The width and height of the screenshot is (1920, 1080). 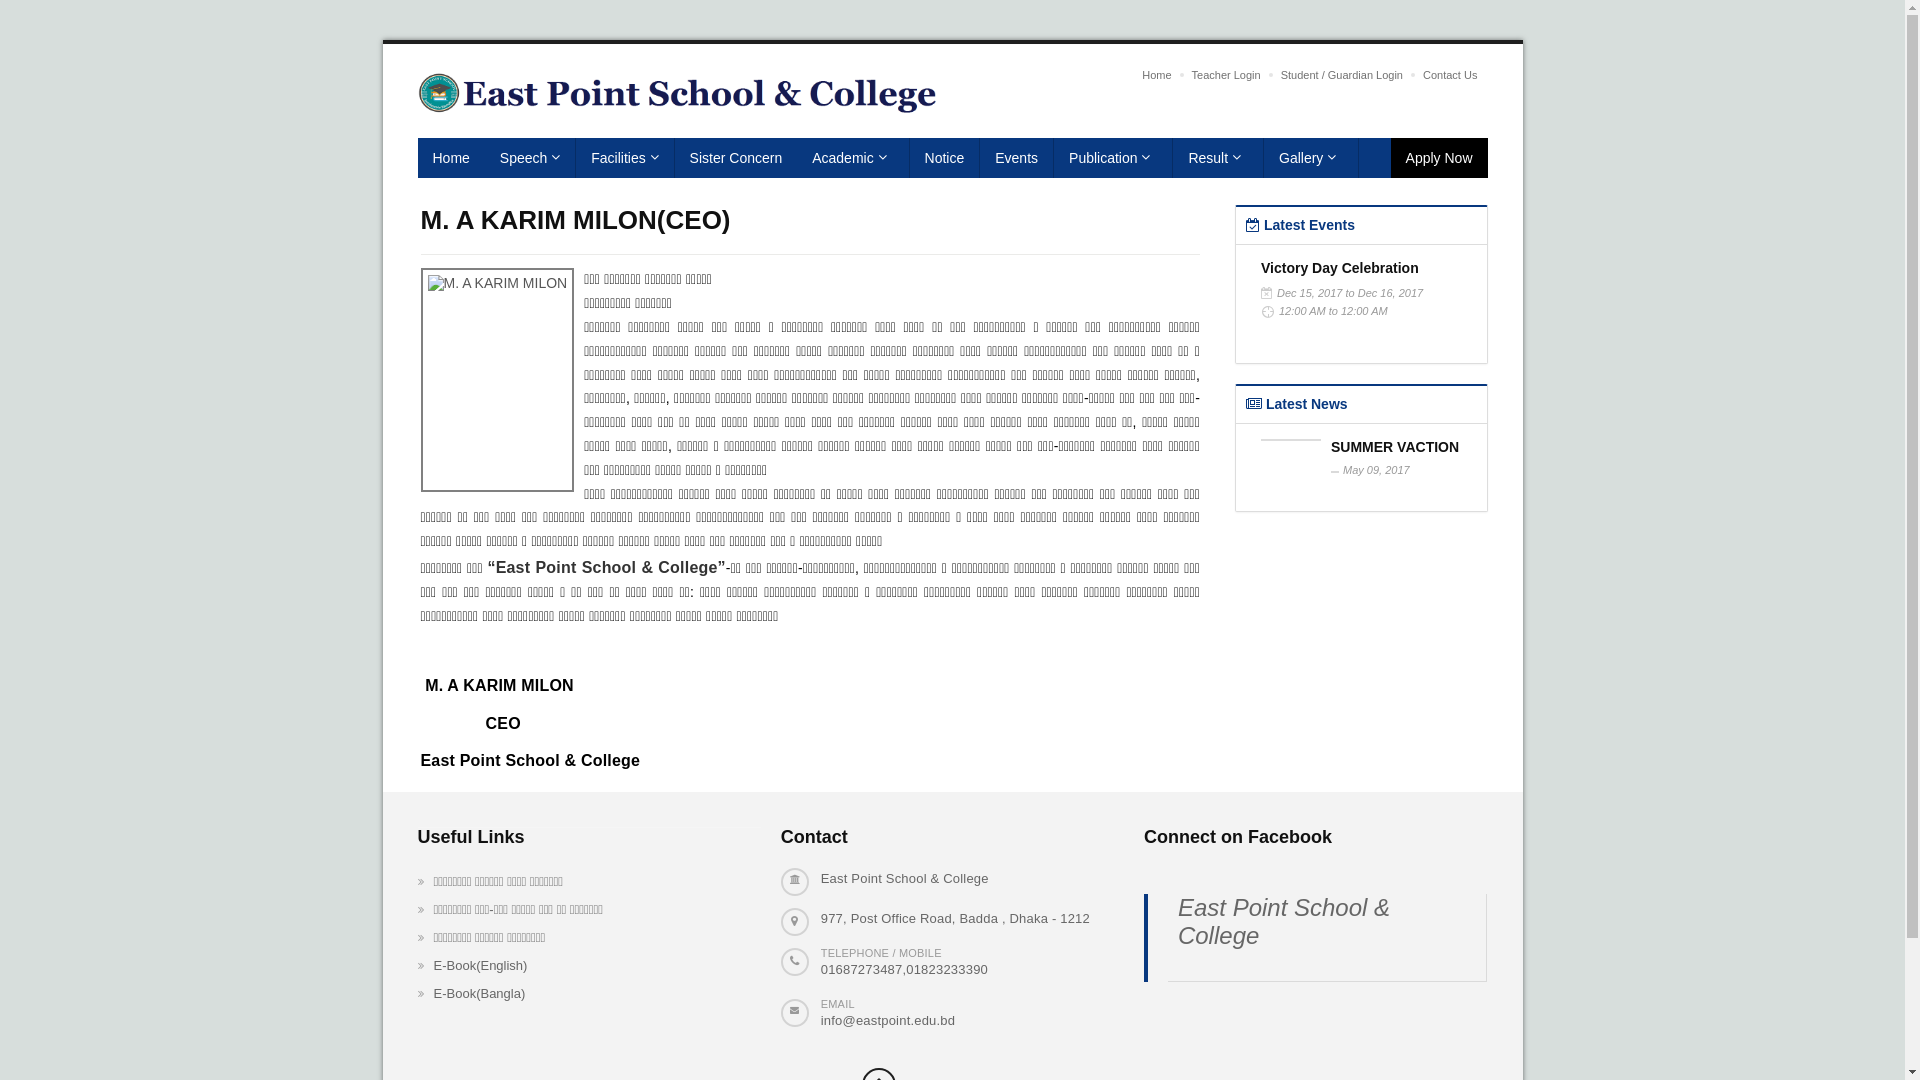 What do you see at coordinates (944, 157) in the screenshot?
I see `'Notice'` at bounding box center [944, 157].